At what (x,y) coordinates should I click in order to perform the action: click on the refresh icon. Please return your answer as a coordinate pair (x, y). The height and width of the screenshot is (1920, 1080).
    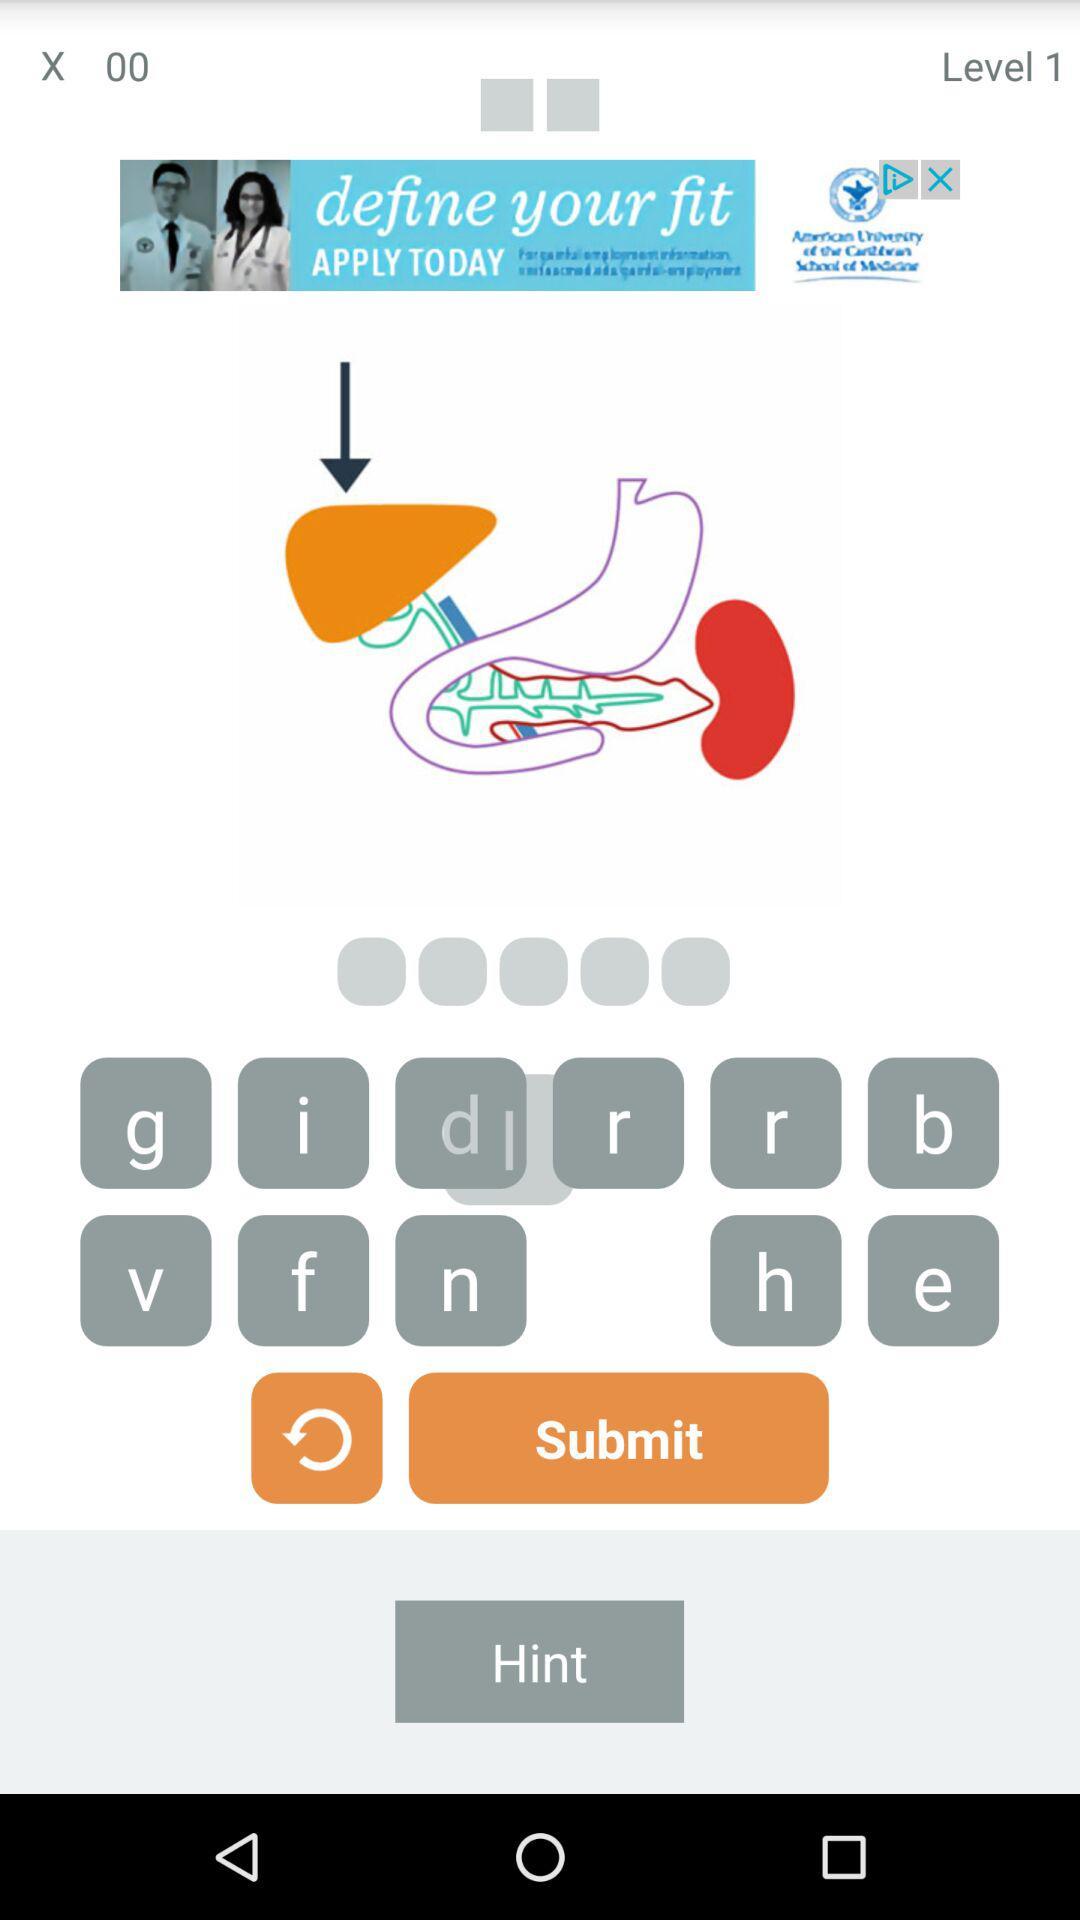
    Looking at the image, I should click on (315, 1538).